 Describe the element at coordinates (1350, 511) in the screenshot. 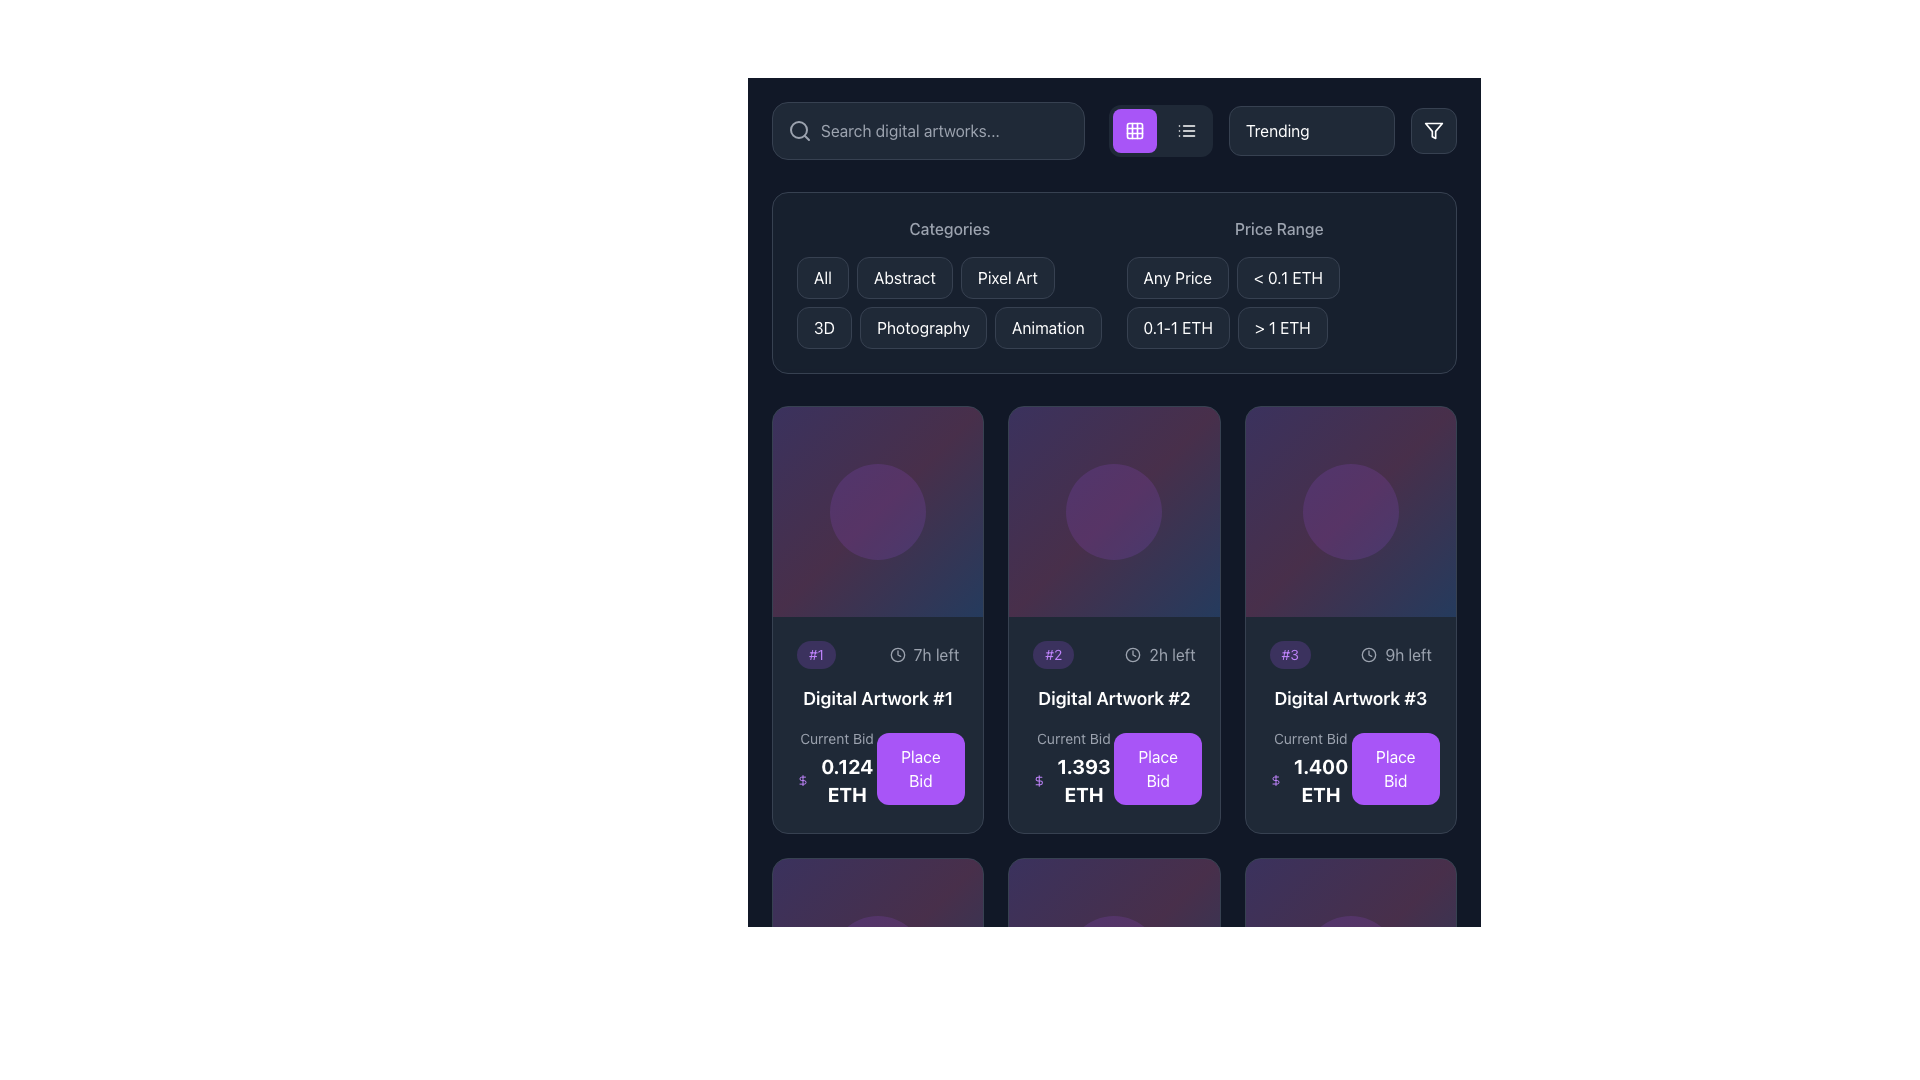

I see `the decorative placeholder or accent component located in the top half of the third card in a horizontally aligned grid layout` at that location.